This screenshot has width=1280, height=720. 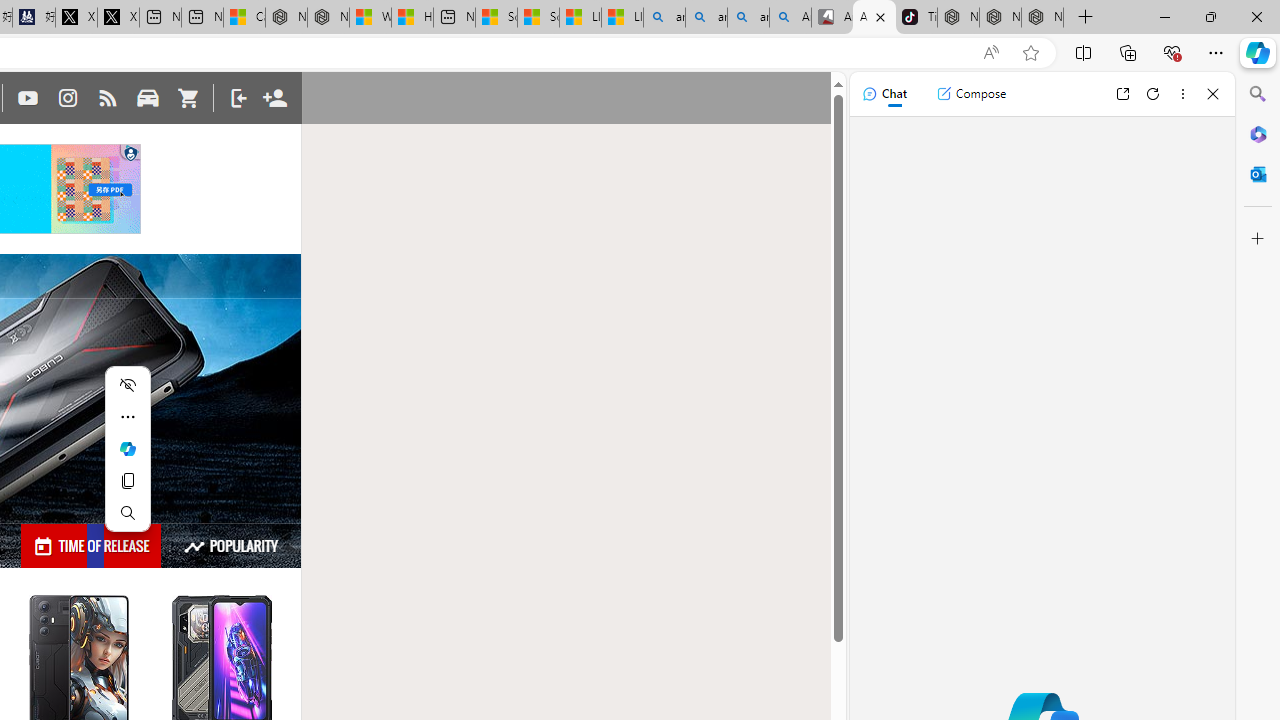 I want to click on 'Customize', so click(x=1257, y=238).